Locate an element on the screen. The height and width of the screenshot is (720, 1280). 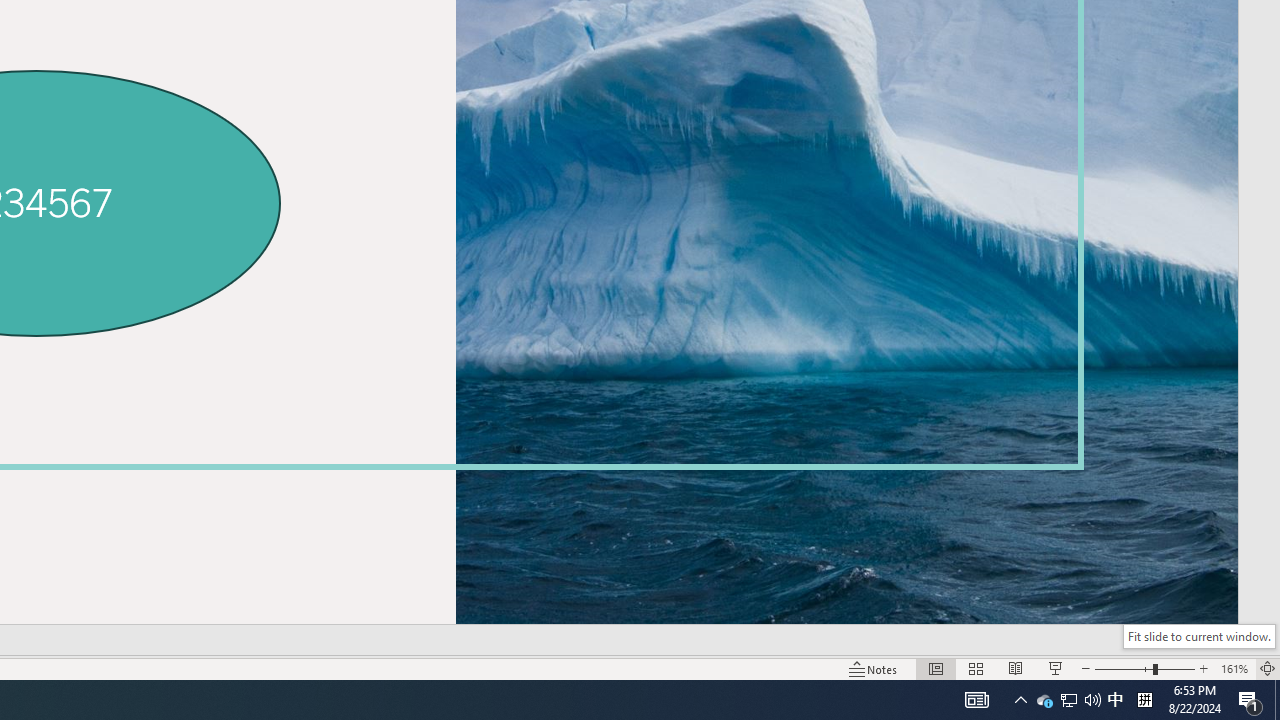
'Notes ' is located at coordinates (874, 669).